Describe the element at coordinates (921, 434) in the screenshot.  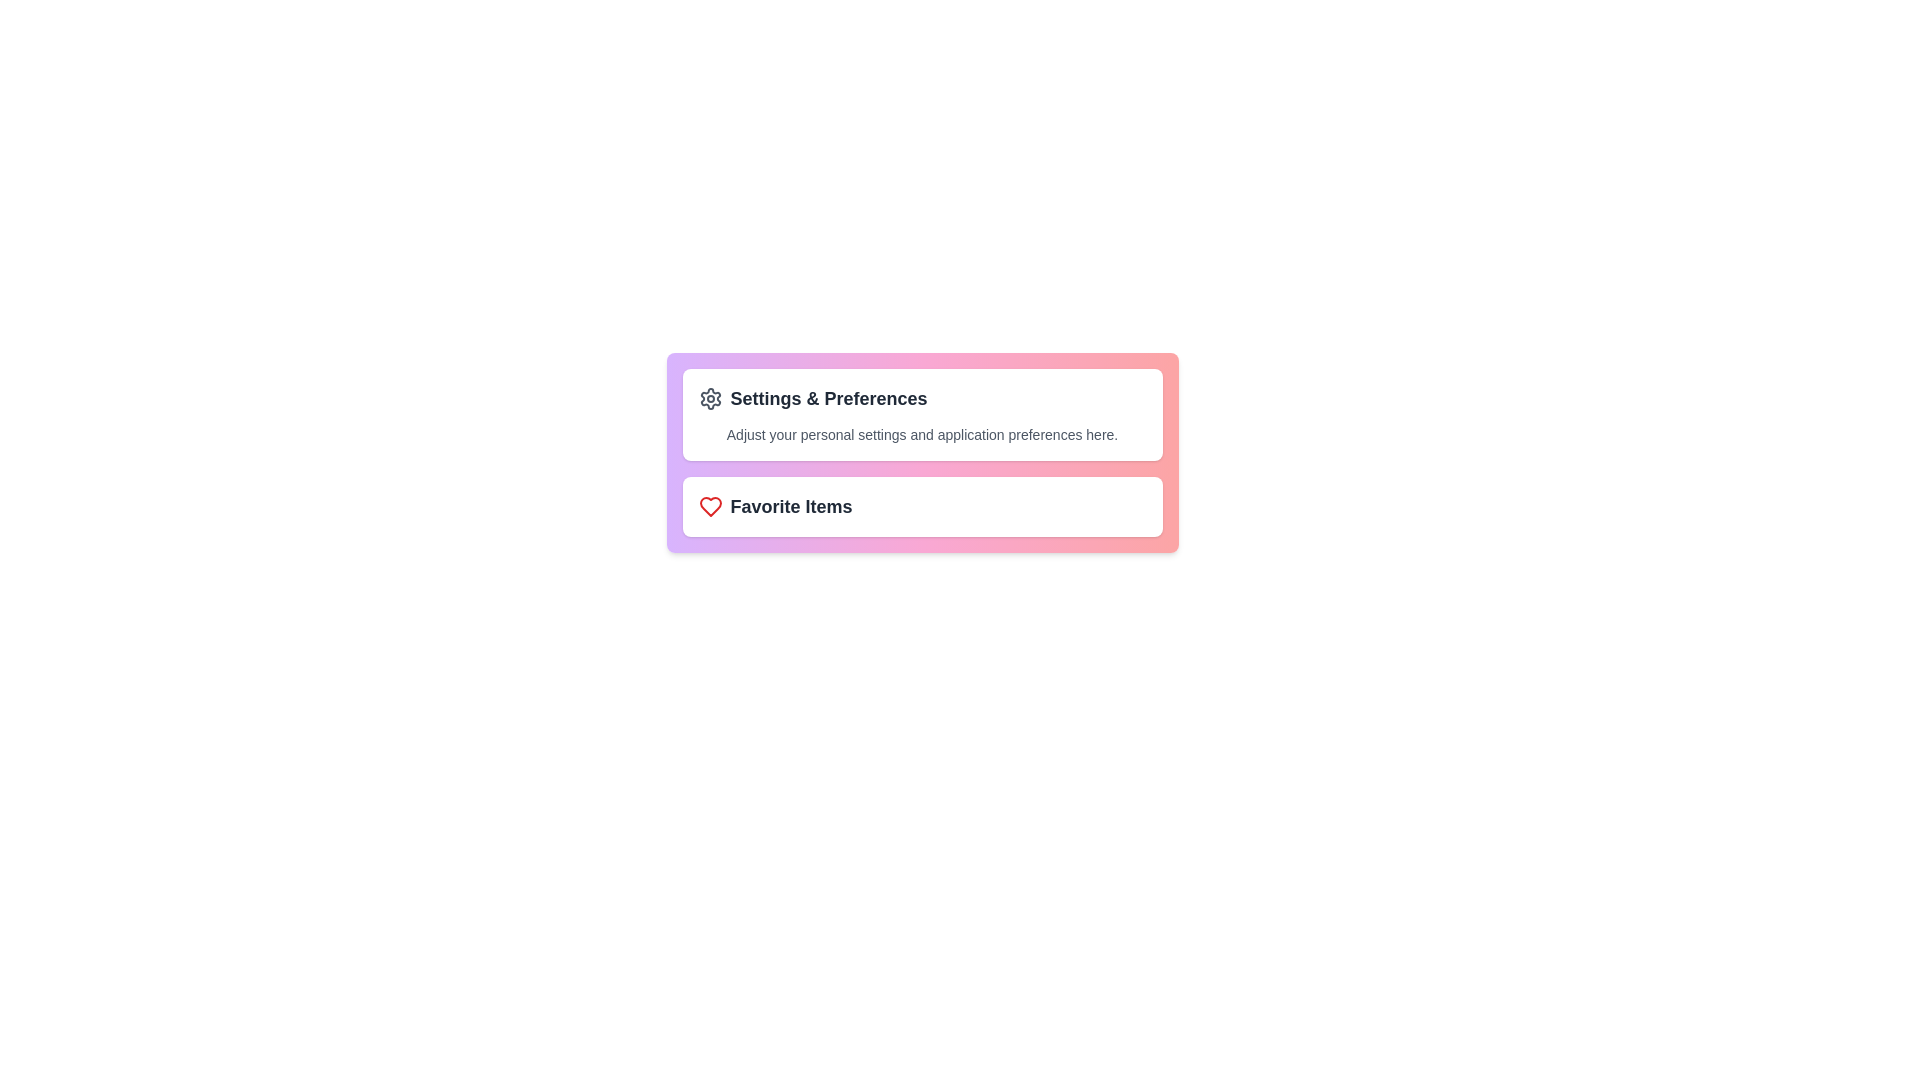
I see `the static informational text that reads 'Adjust your personal settings and application preferences here.', which is located below the 'Settings & Preferences' header` at that location.